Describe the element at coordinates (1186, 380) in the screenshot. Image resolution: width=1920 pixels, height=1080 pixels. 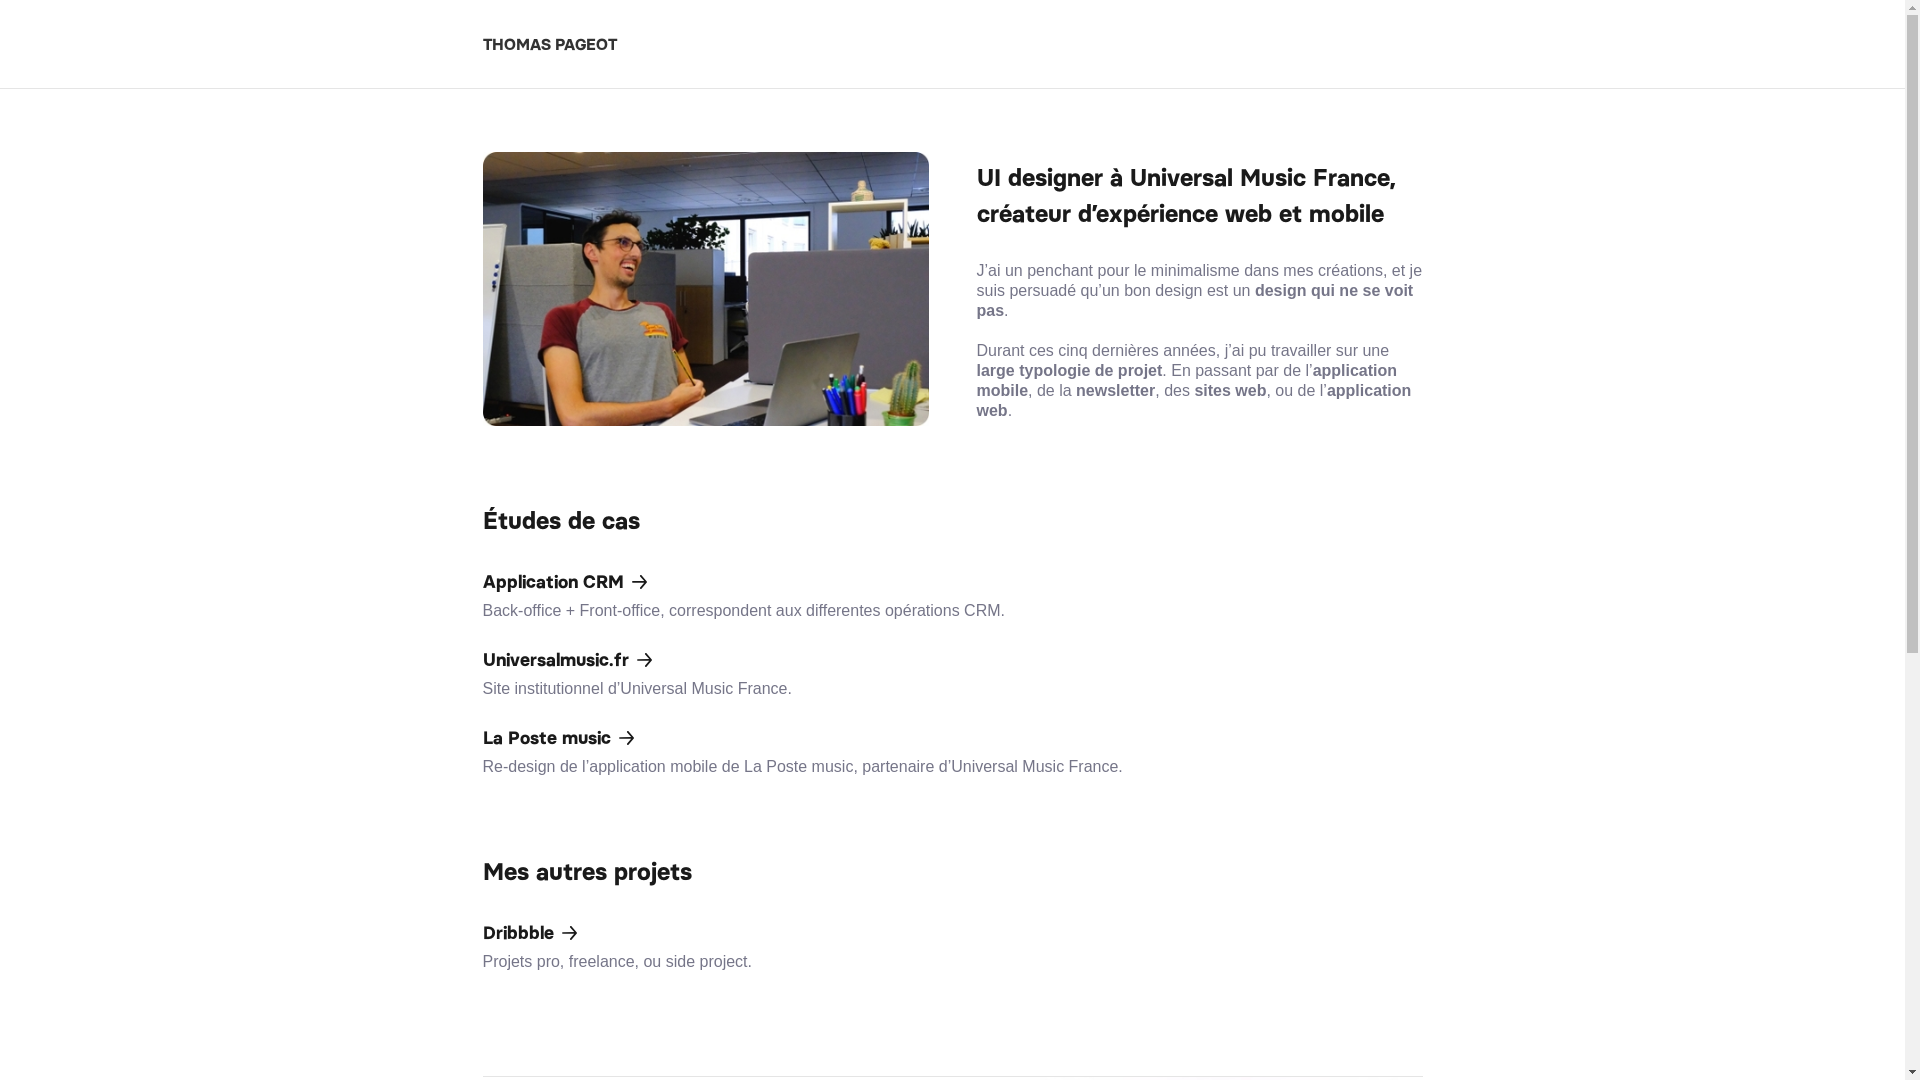
I see `'application mobile'` at that location.